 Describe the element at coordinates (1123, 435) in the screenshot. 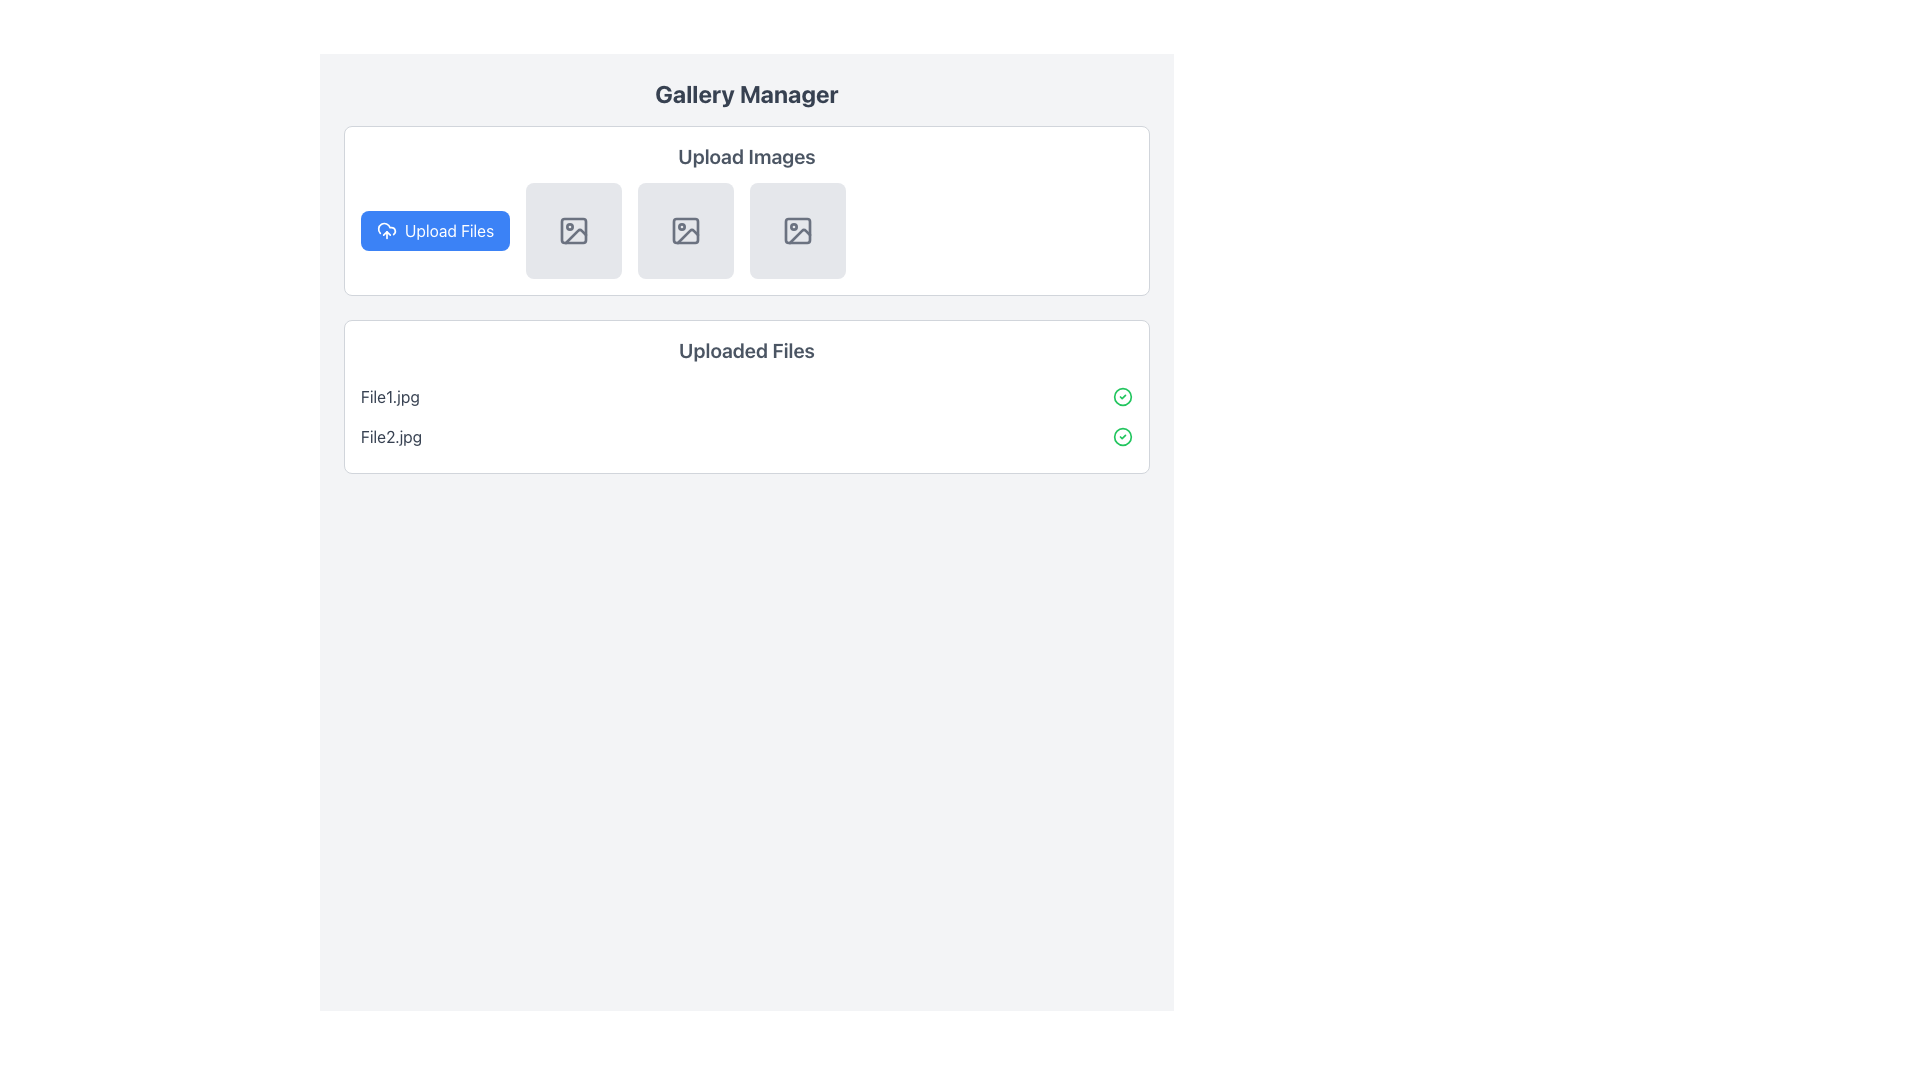

I see `the circular visual indicator adjacent to 'File2.jpg' in the 'Uploaded Files' section to observe its status representation` at that location.